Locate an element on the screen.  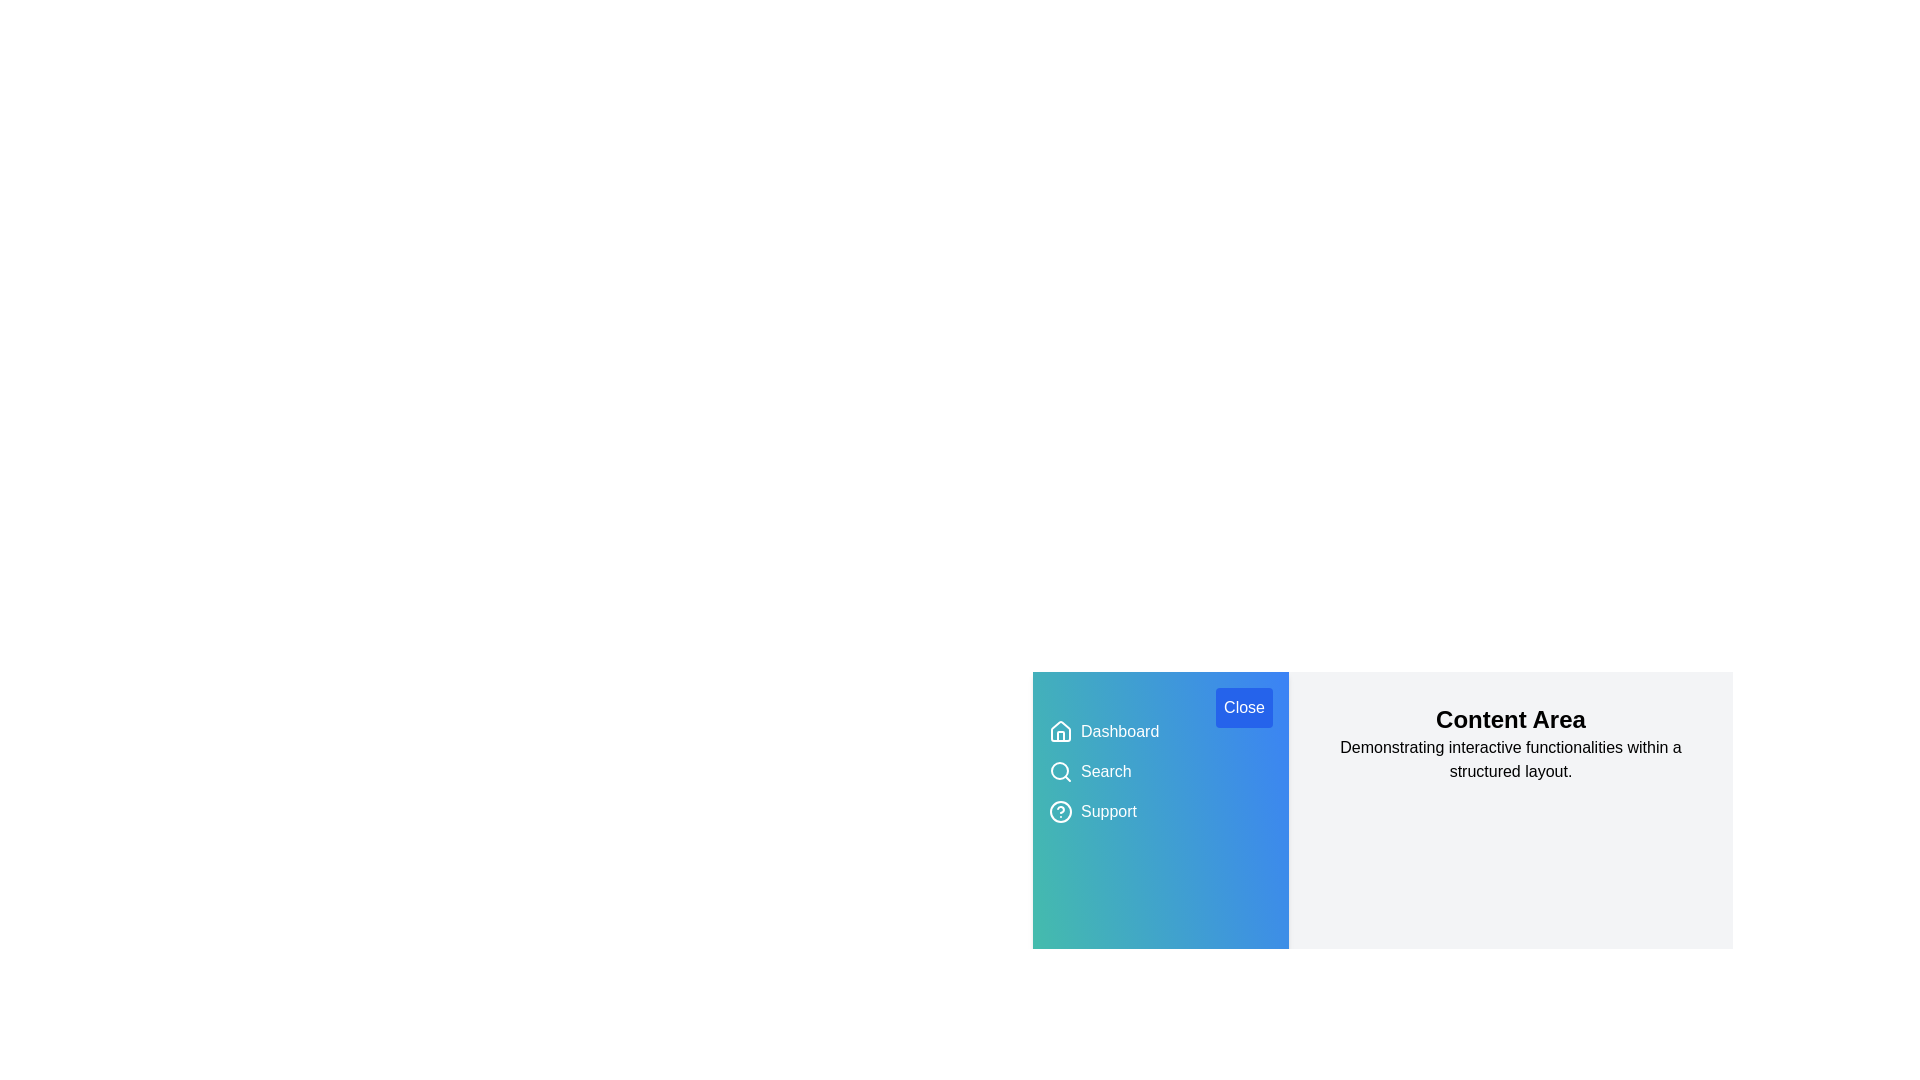
the icon corresponding to Search to interact with it is located at coordinates (1059, 770).